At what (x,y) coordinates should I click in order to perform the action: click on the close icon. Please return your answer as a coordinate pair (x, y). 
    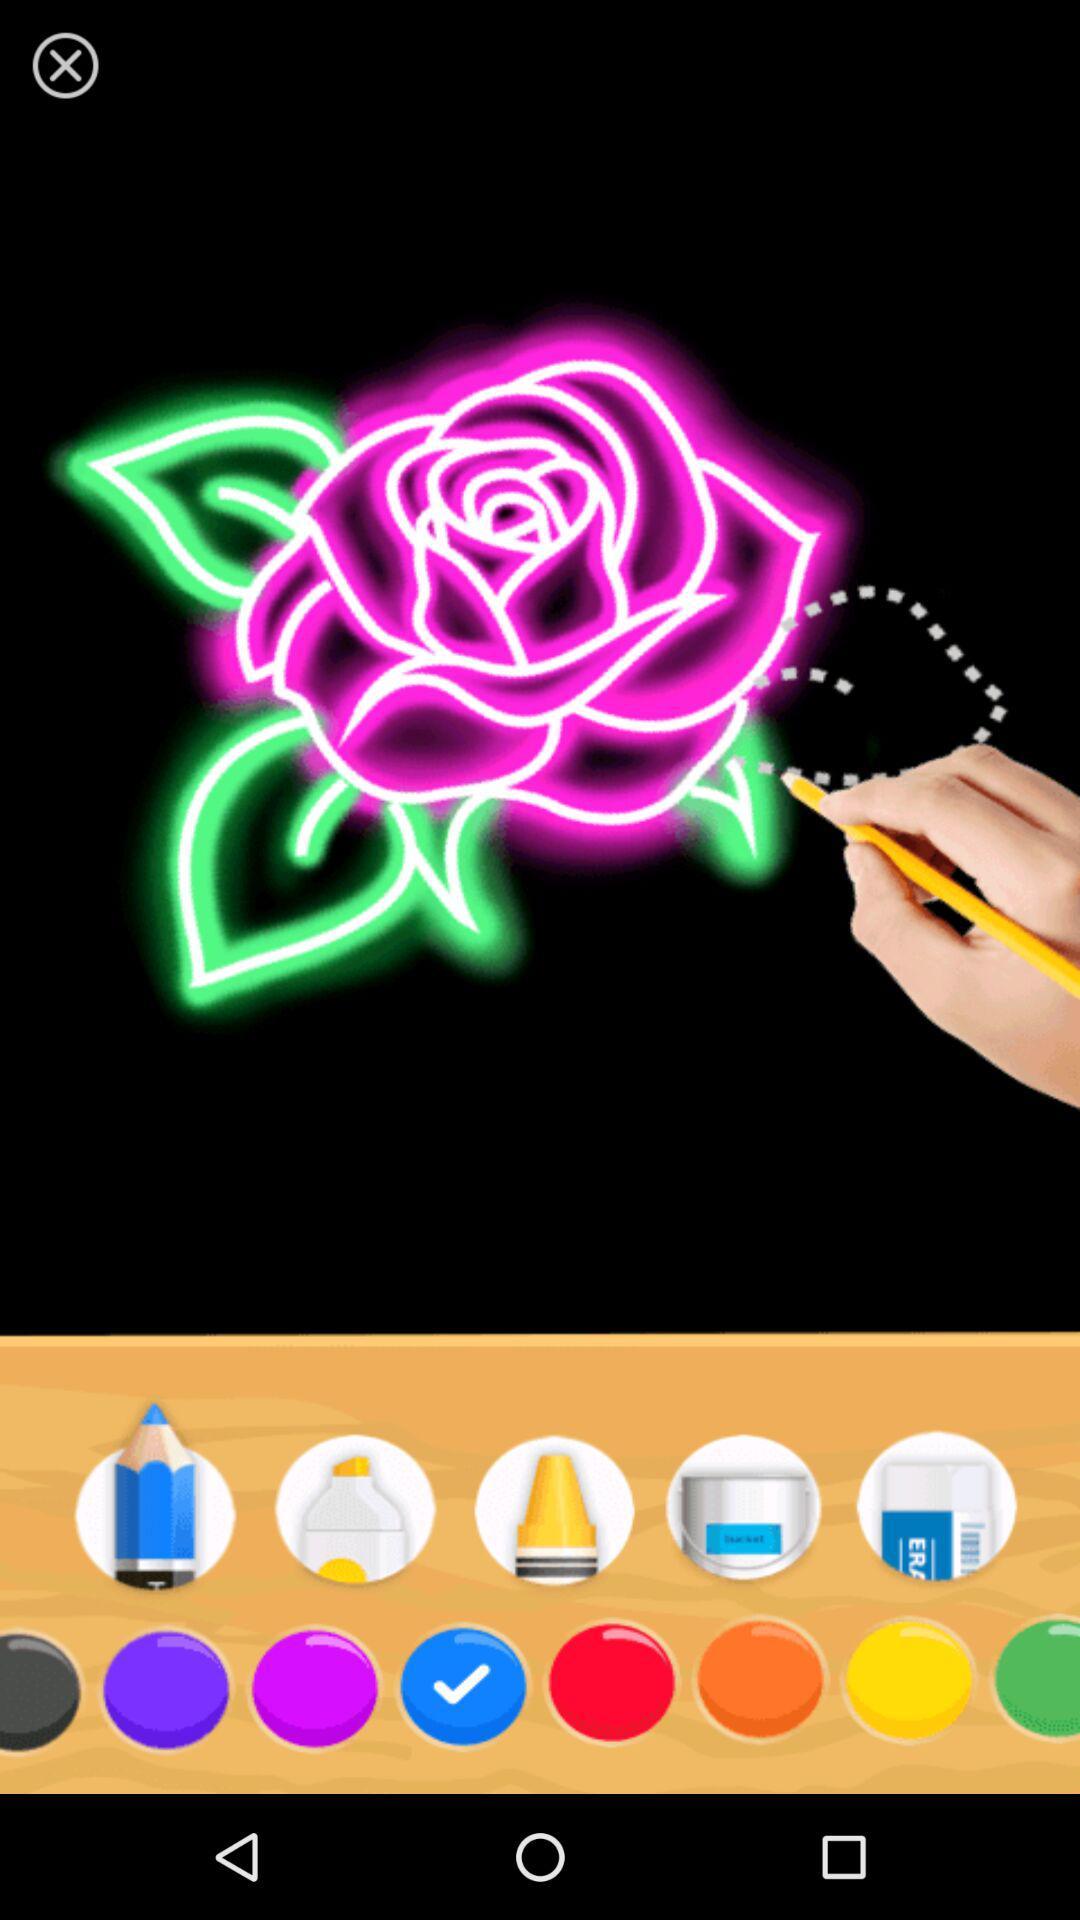
    Looking at the image, I should click on (64, 65).